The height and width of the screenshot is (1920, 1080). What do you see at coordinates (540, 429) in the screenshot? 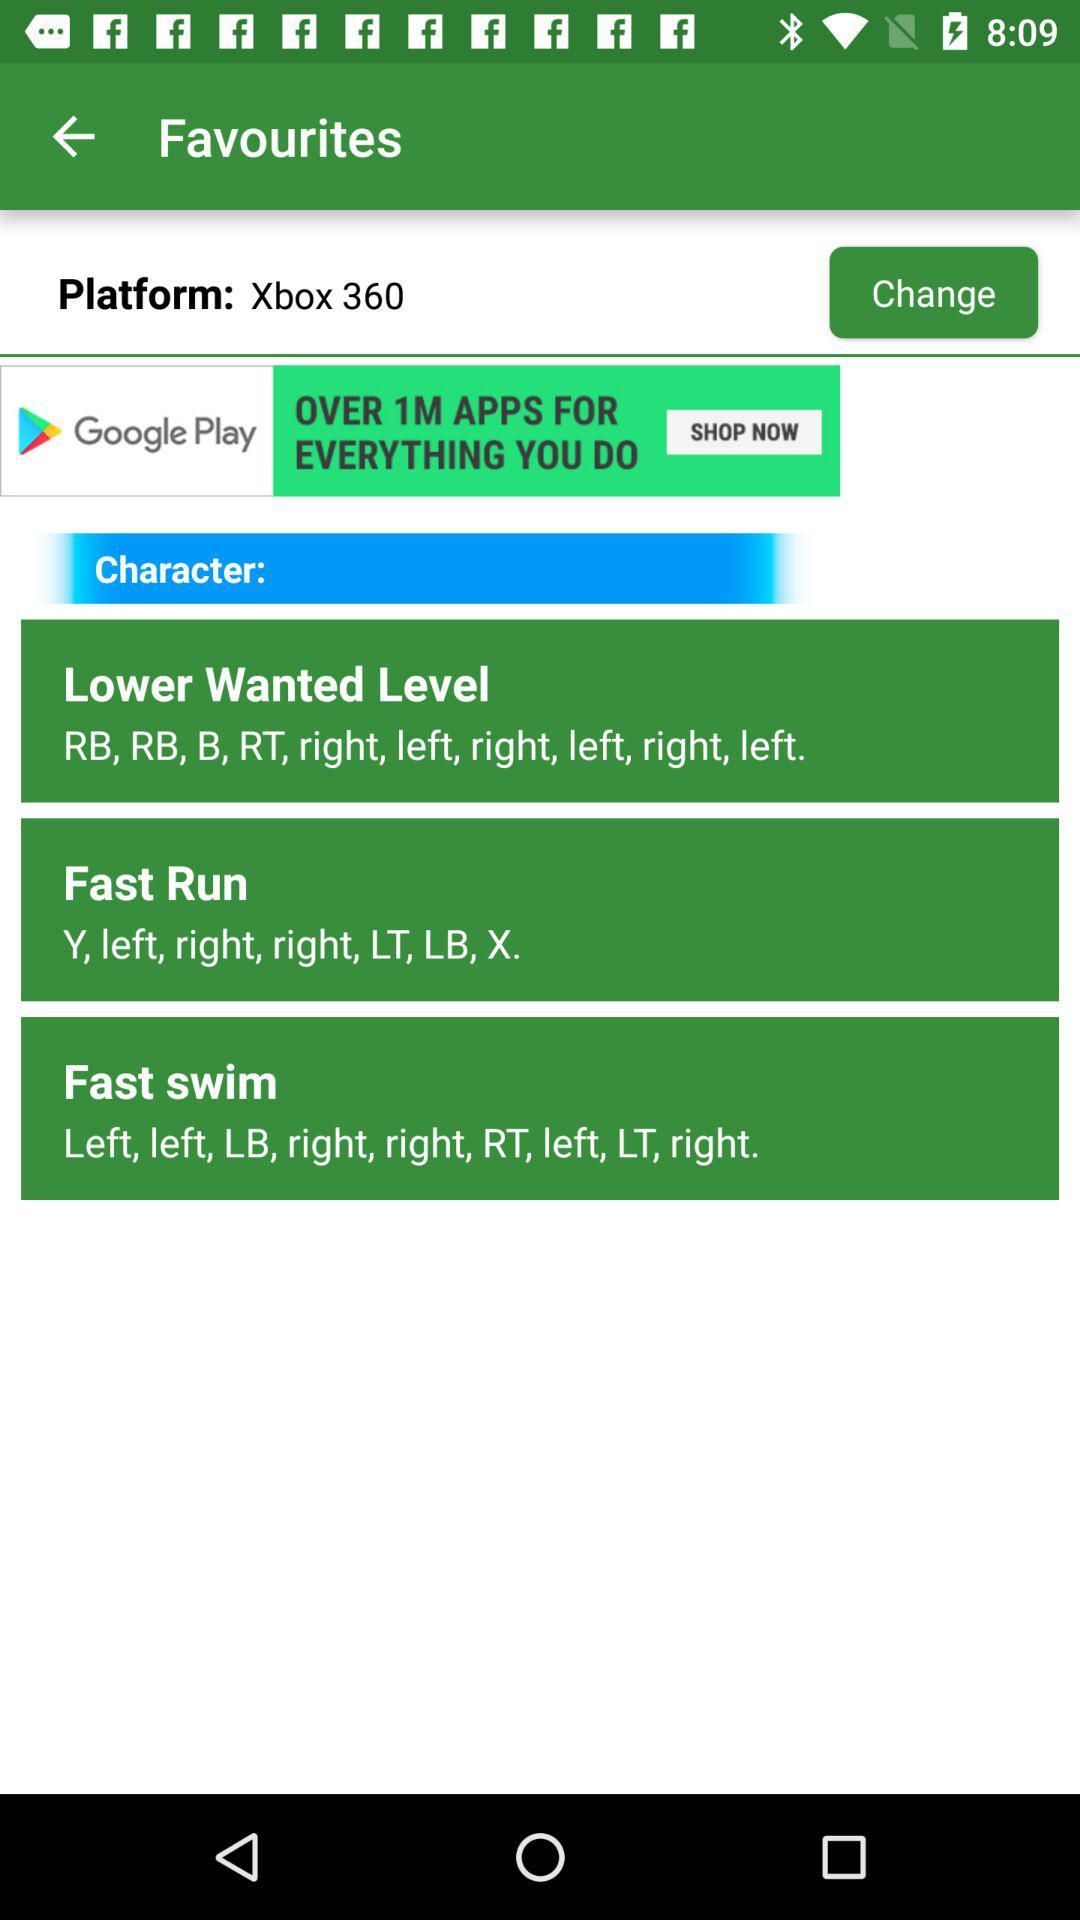
I see `choose the selection` at bounding box center [540, 429].